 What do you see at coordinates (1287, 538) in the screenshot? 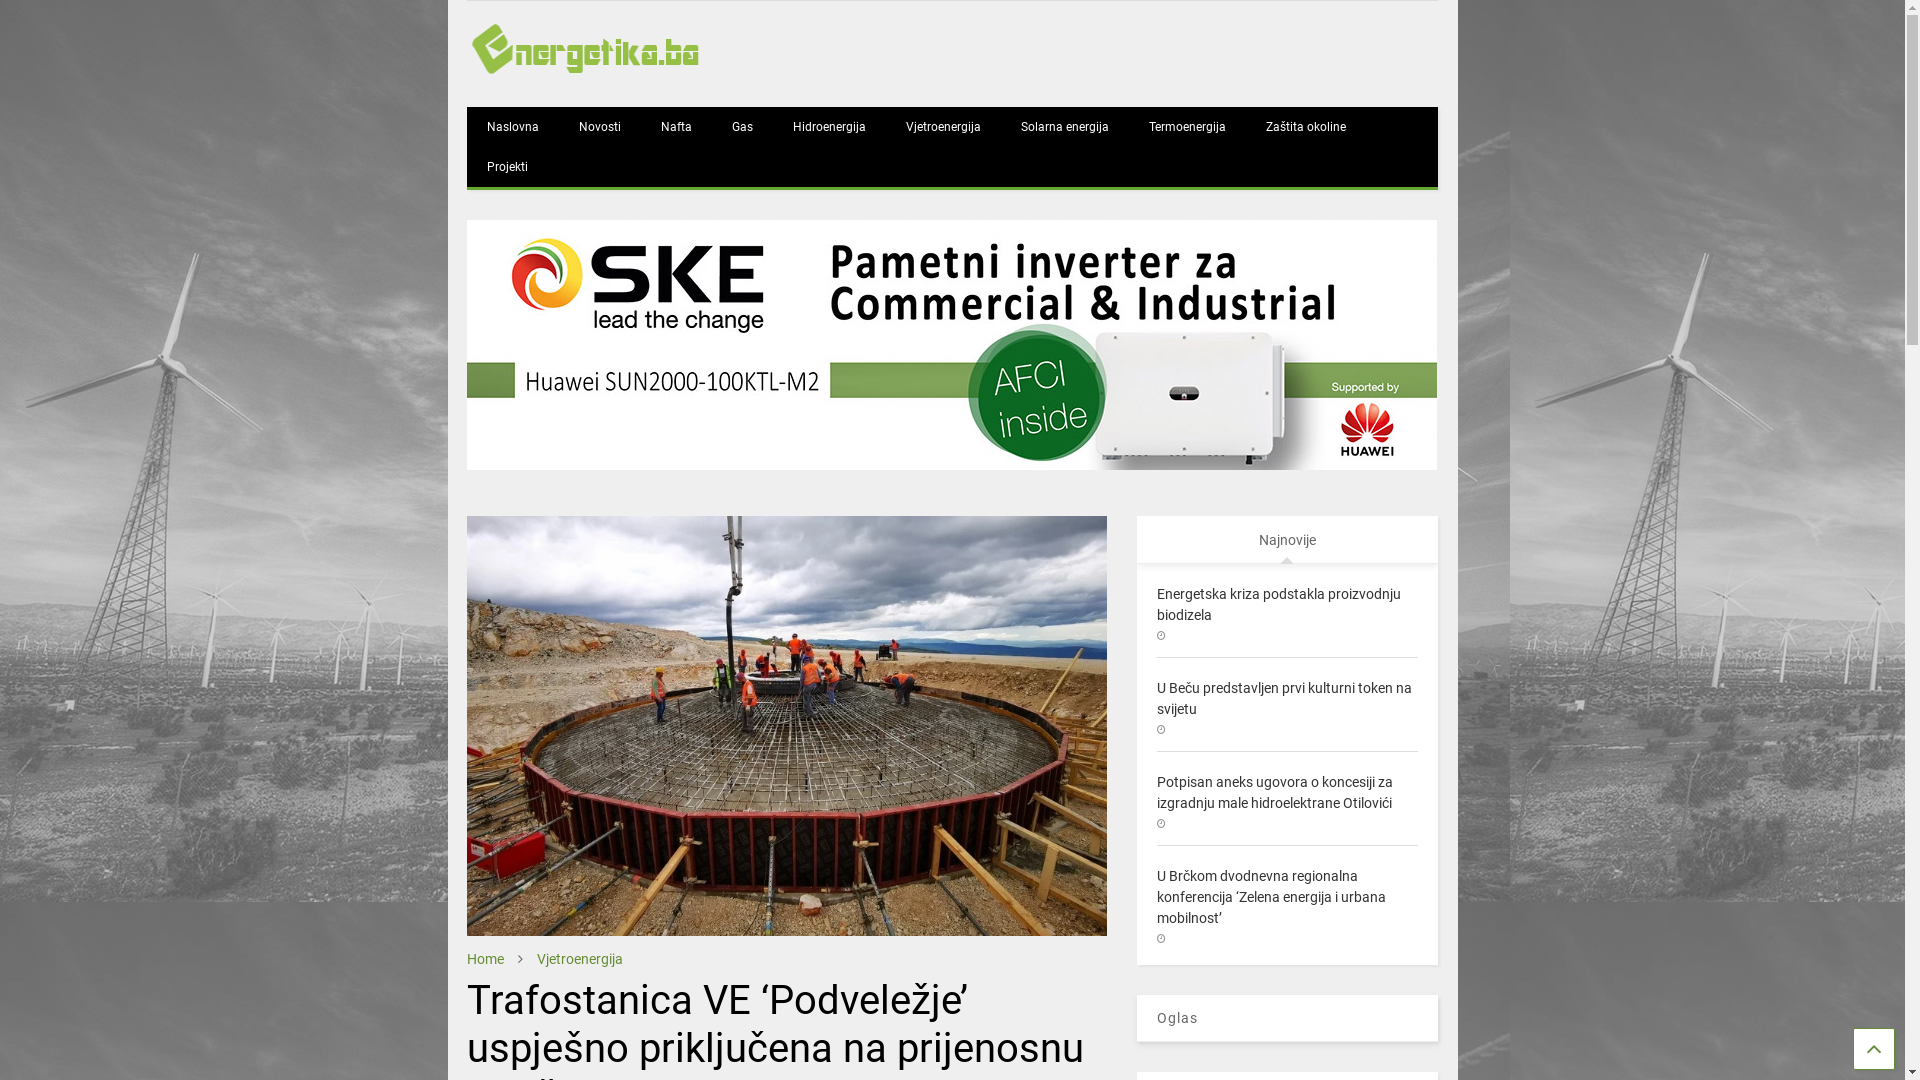
I see `'Najnovije'` at bounding box center [1287, 538].